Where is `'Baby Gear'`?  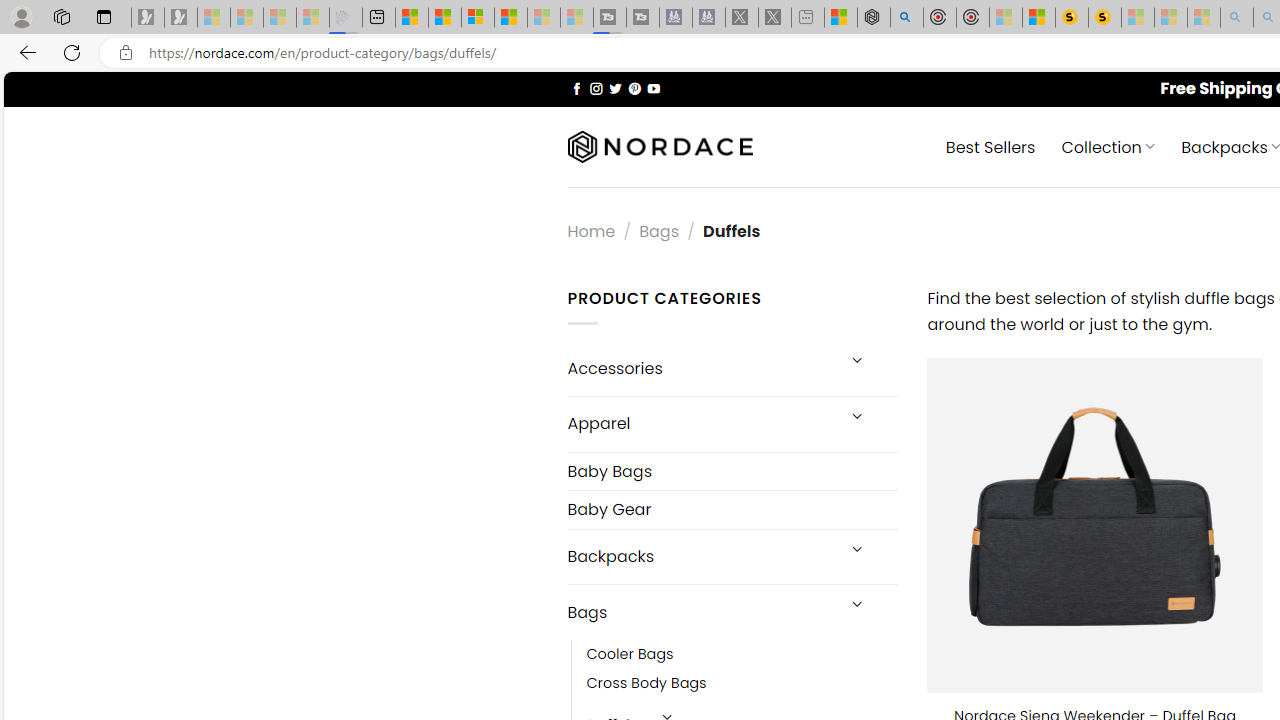
'Baby Gear' is located at coordinates (731, 509).